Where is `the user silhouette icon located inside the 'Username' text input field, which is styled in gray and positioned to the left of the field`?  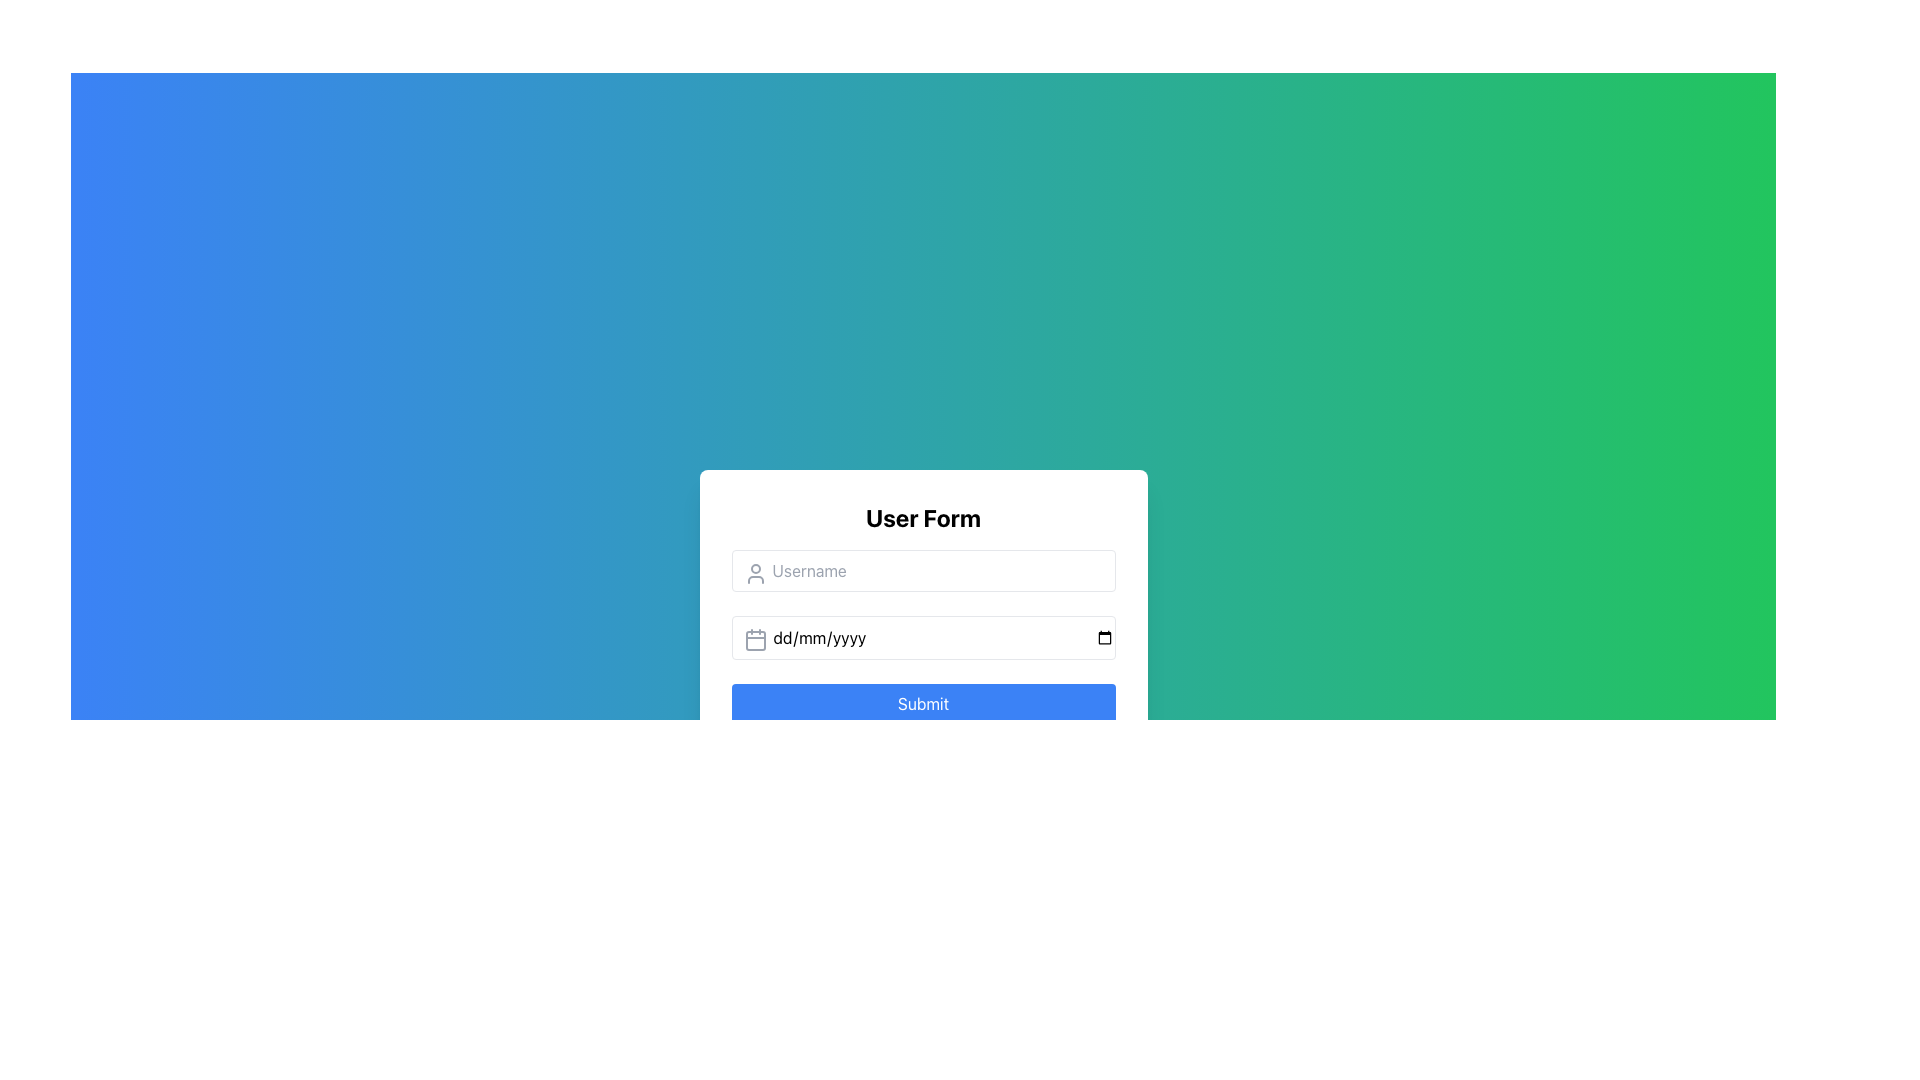
the user silhouette icon located inside the 'Username' text input field, which is styled in gray and positioned to the left of the field is located at coordinates (754, 574).